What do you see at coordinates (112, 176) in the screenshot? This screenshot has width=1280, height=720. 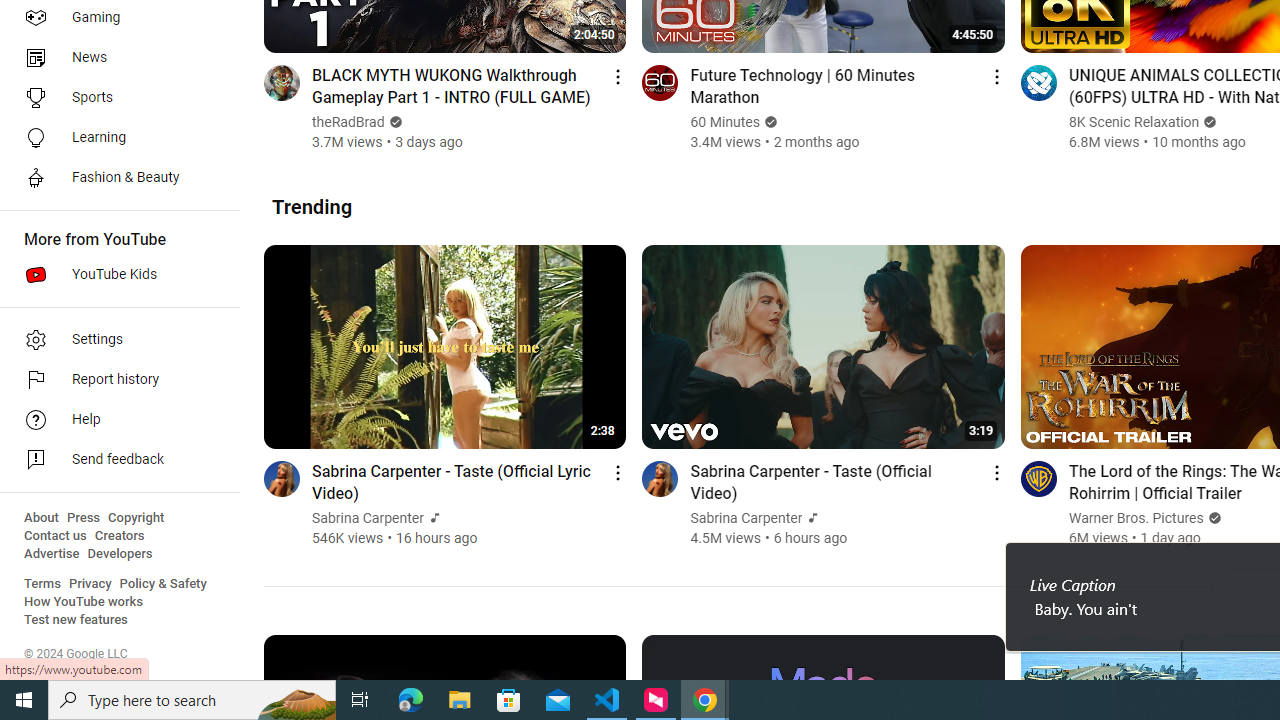 I see `'Fashion & Beauty'` at bounding box center [112, 176].